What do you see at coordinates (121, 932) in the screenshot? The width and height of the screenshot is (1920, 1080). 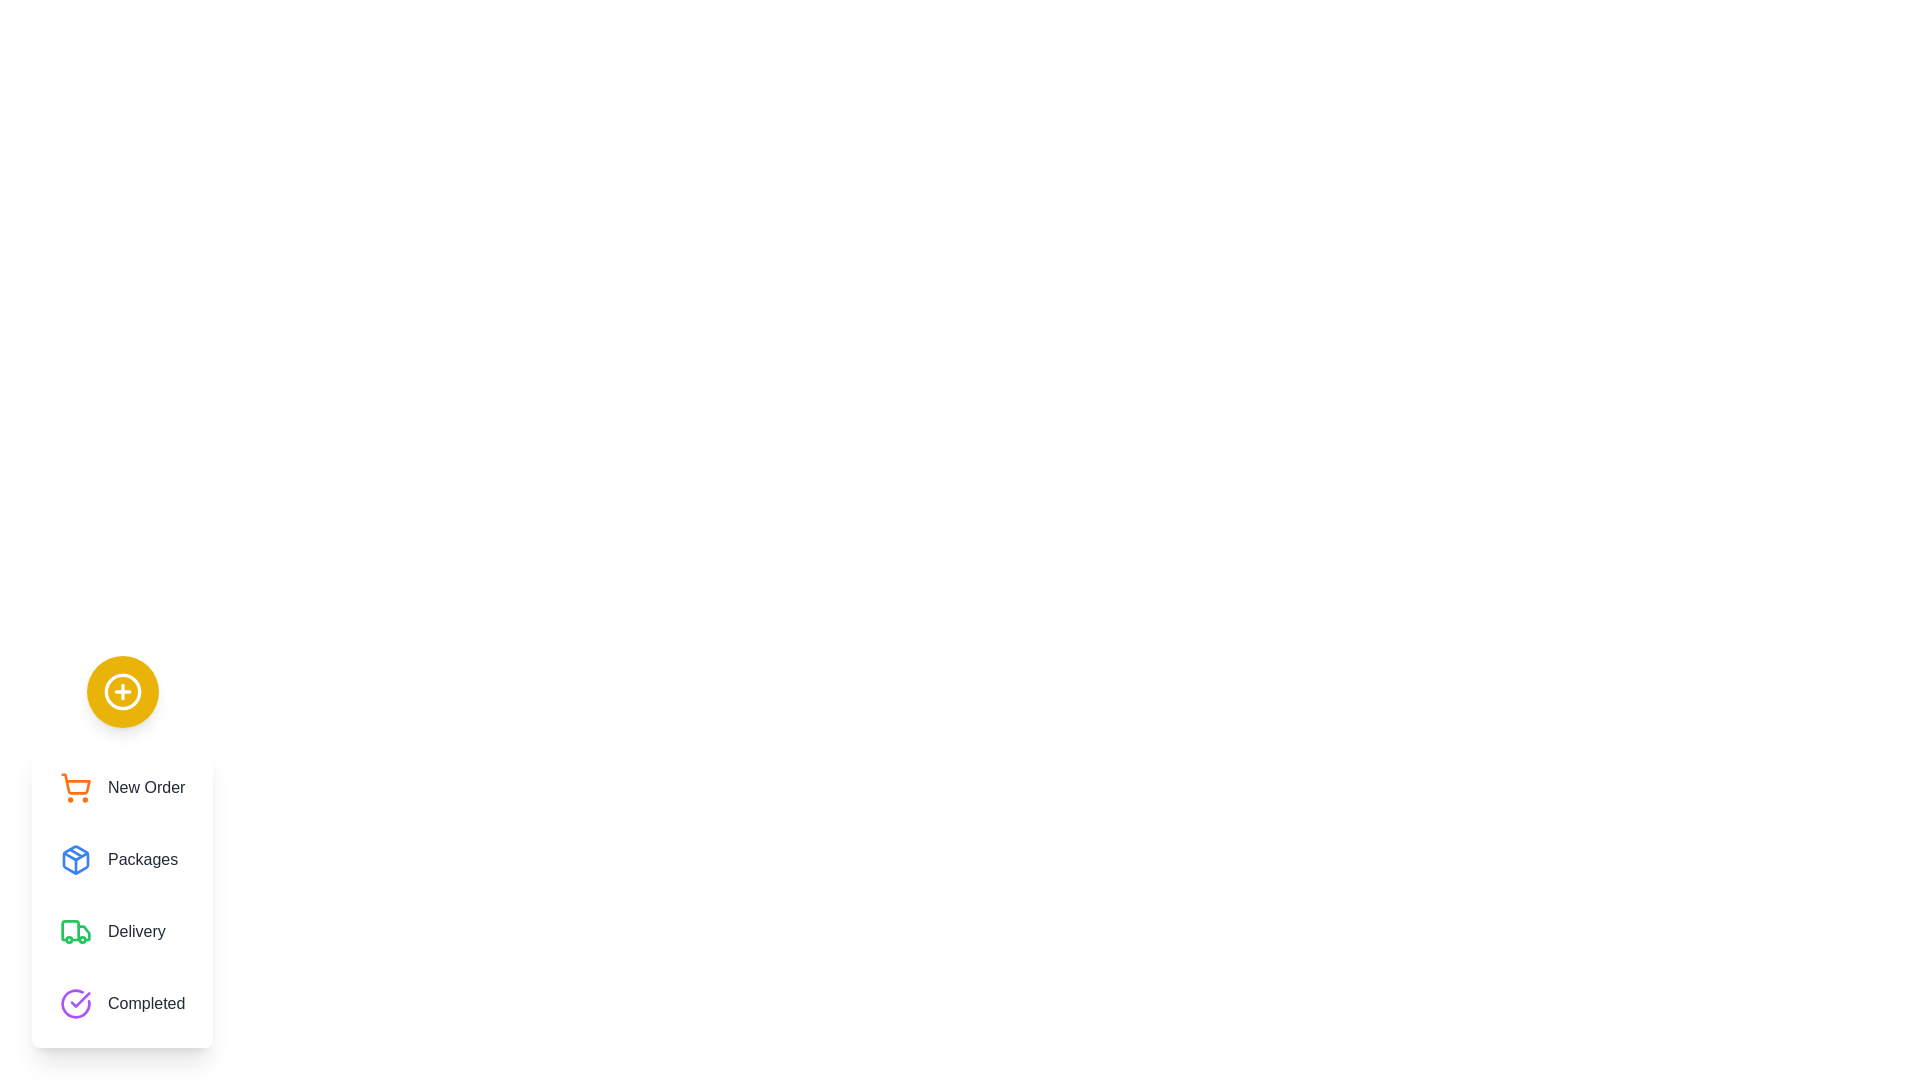 I see `the menu option Delivery from the speed dial menu` at bounding box center [121, 932].